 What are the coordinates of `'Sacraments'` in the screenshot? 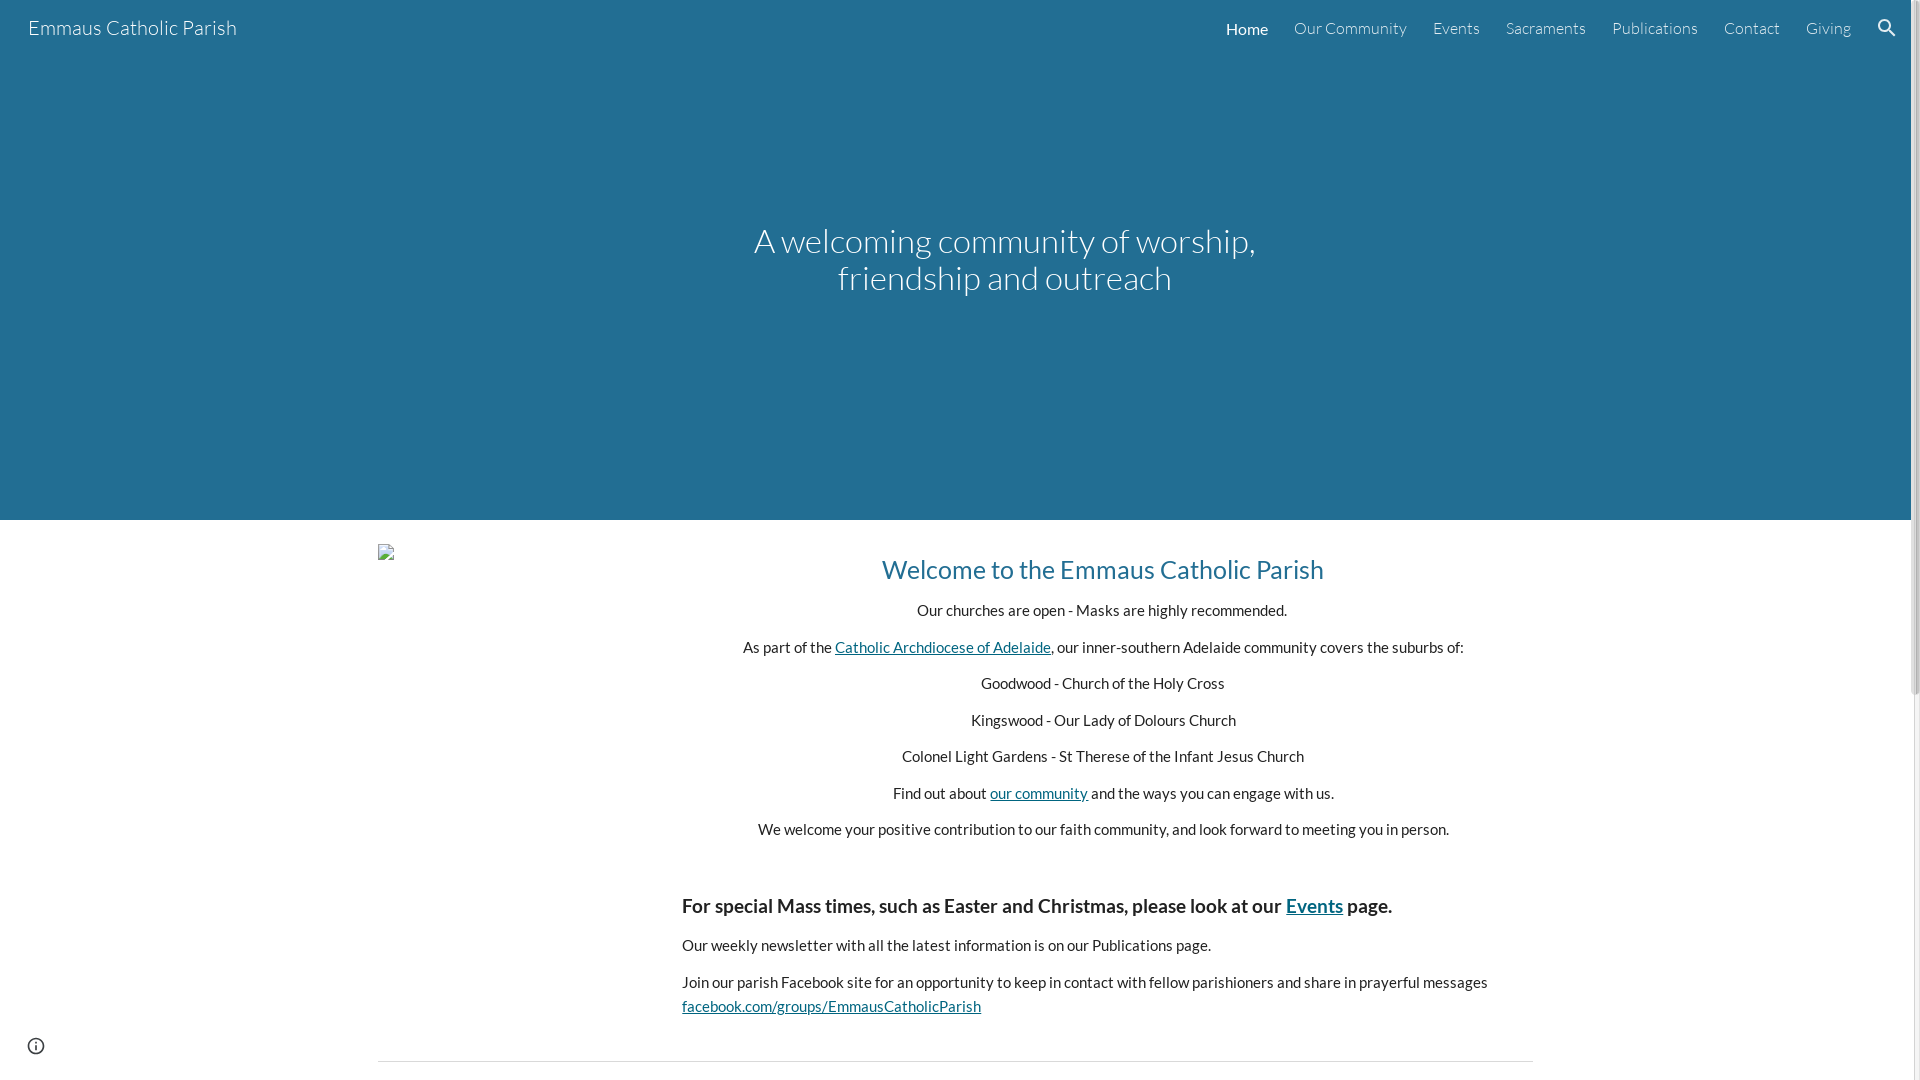 It's located at (1544, 27).